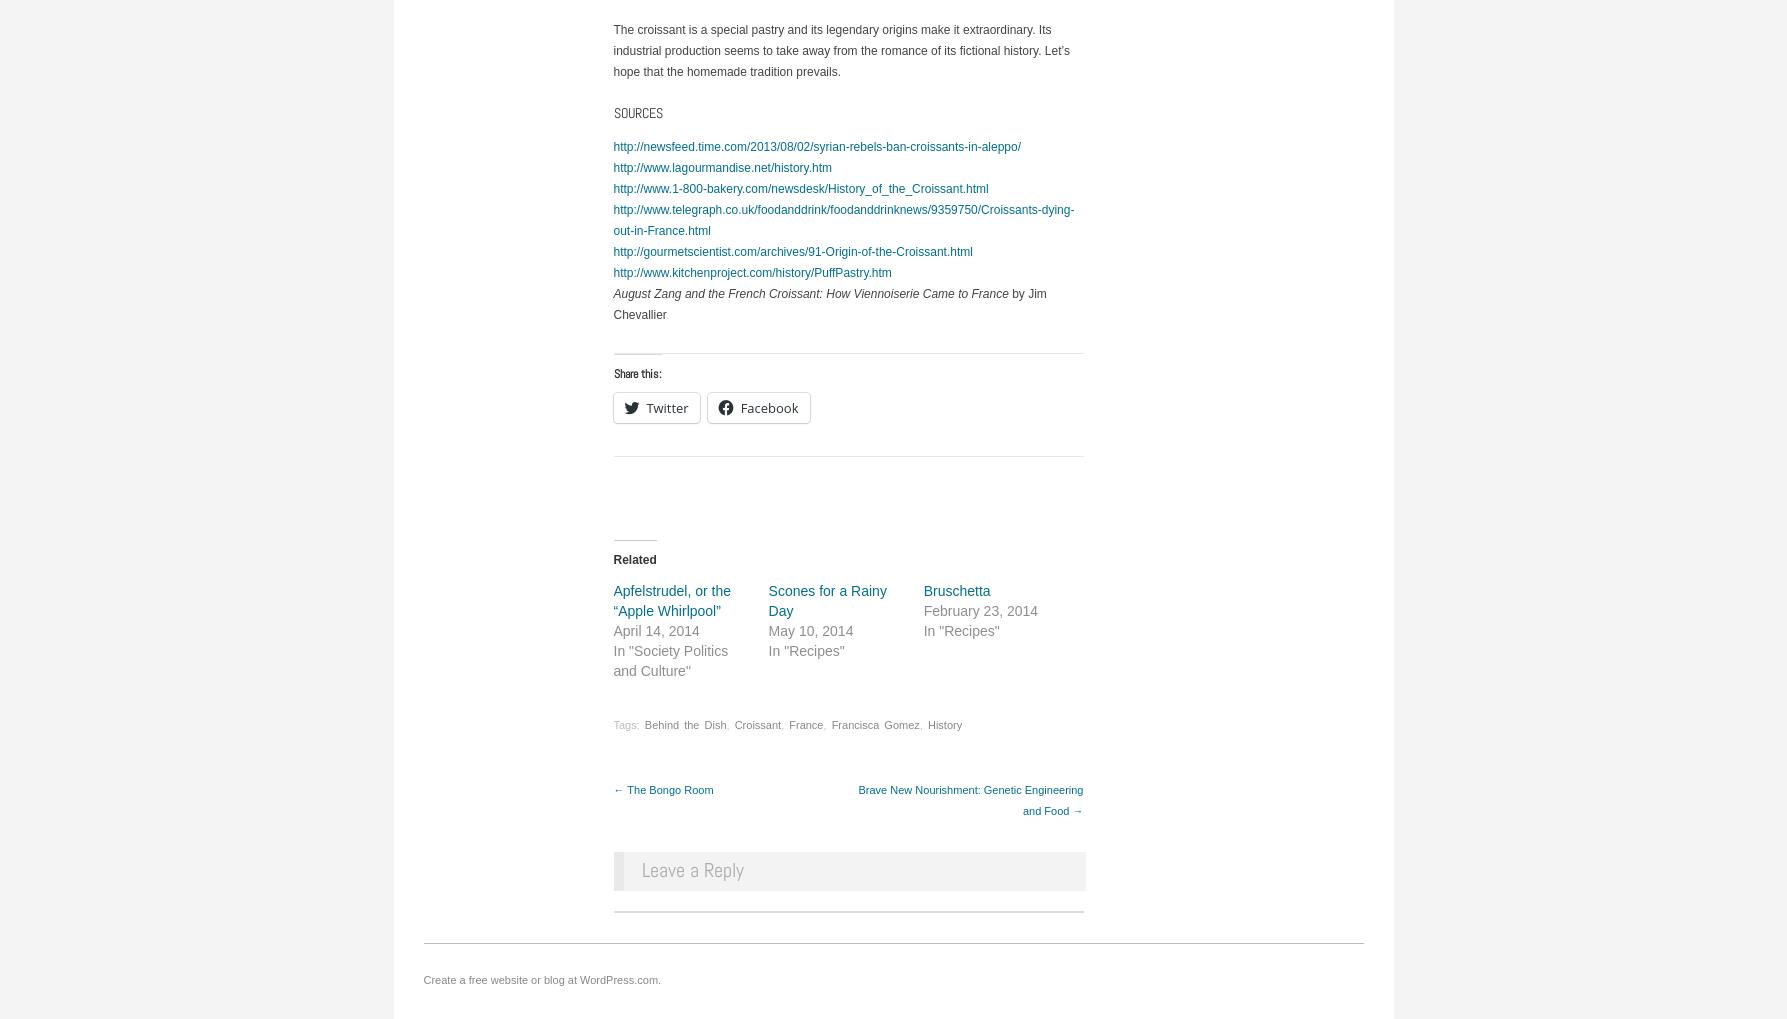 The height and width of the screenshot is (1019, 1787). Describe the element at coordinates (611, 302) in the screenshot. I see `'by Jim Chevallier'` at that location.